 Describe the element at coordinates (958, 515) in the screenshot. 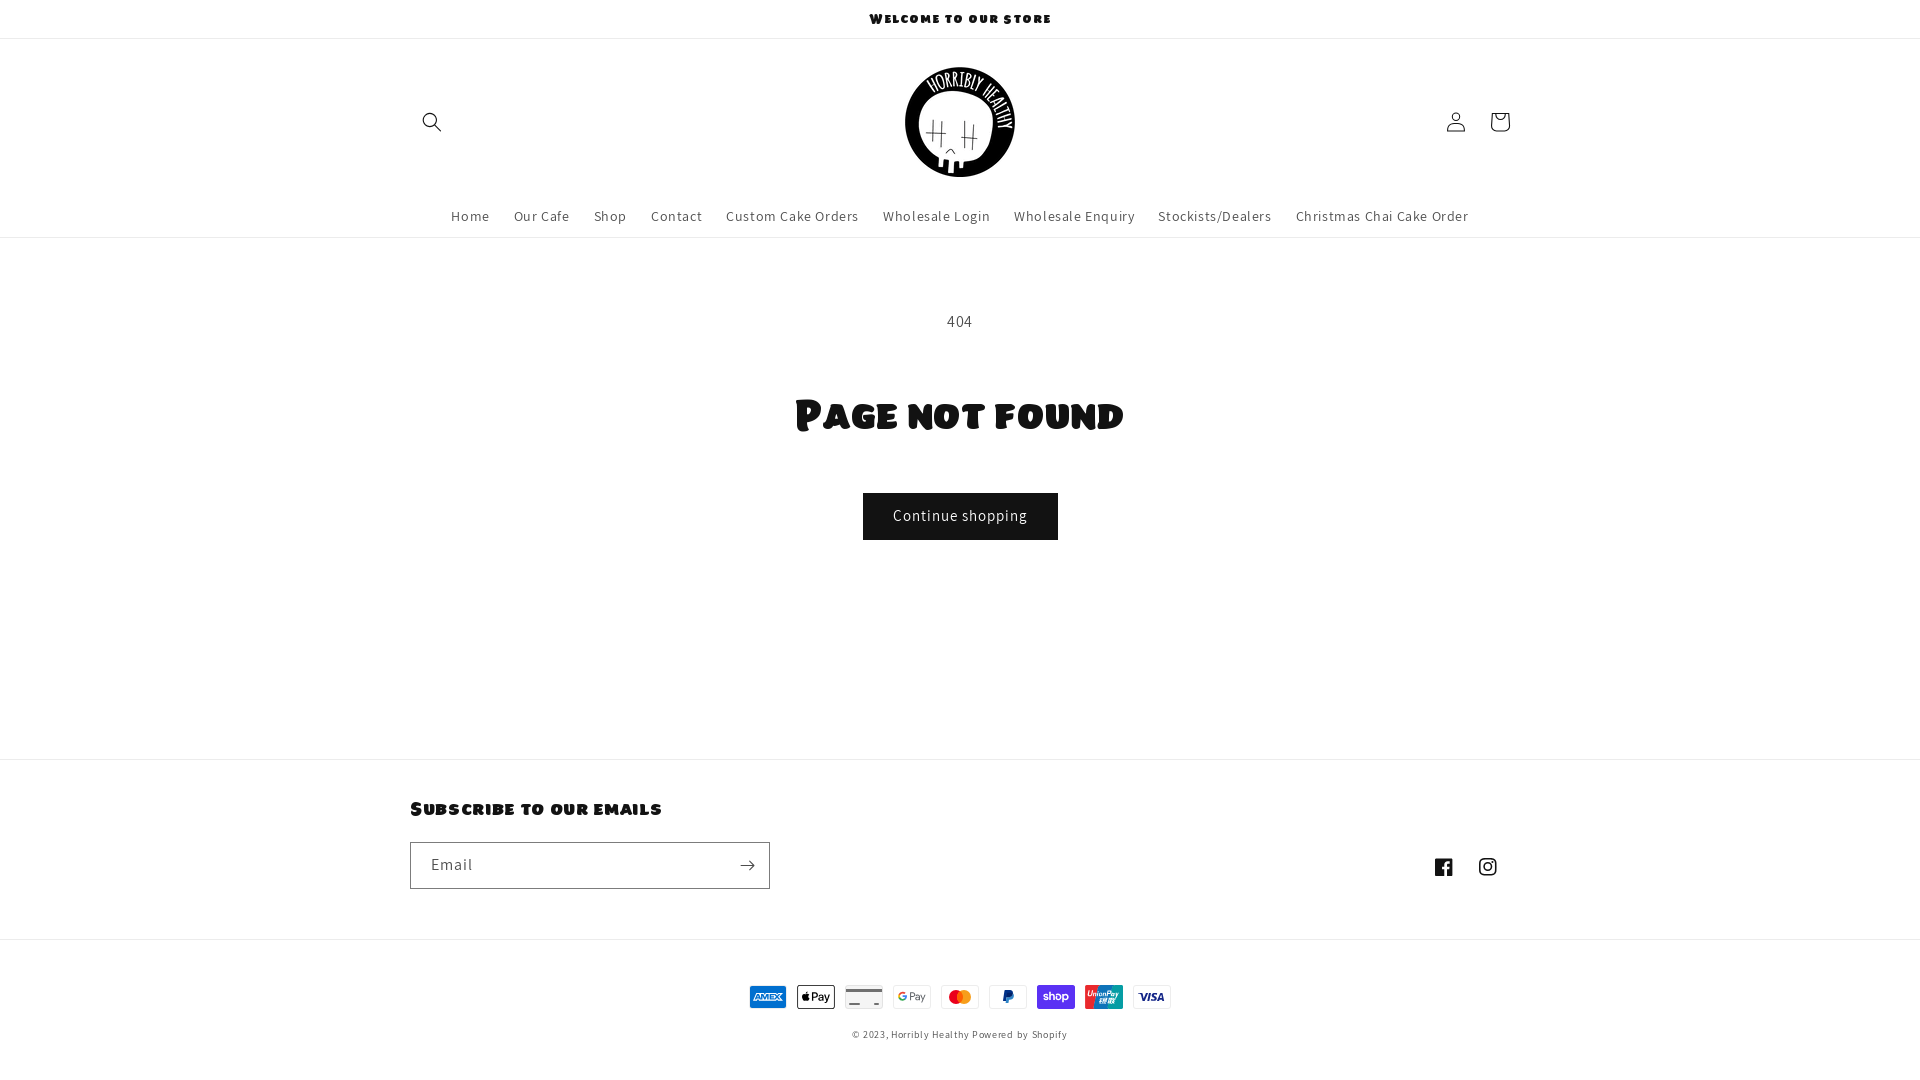

I see `'Continue shopping'` at that location.